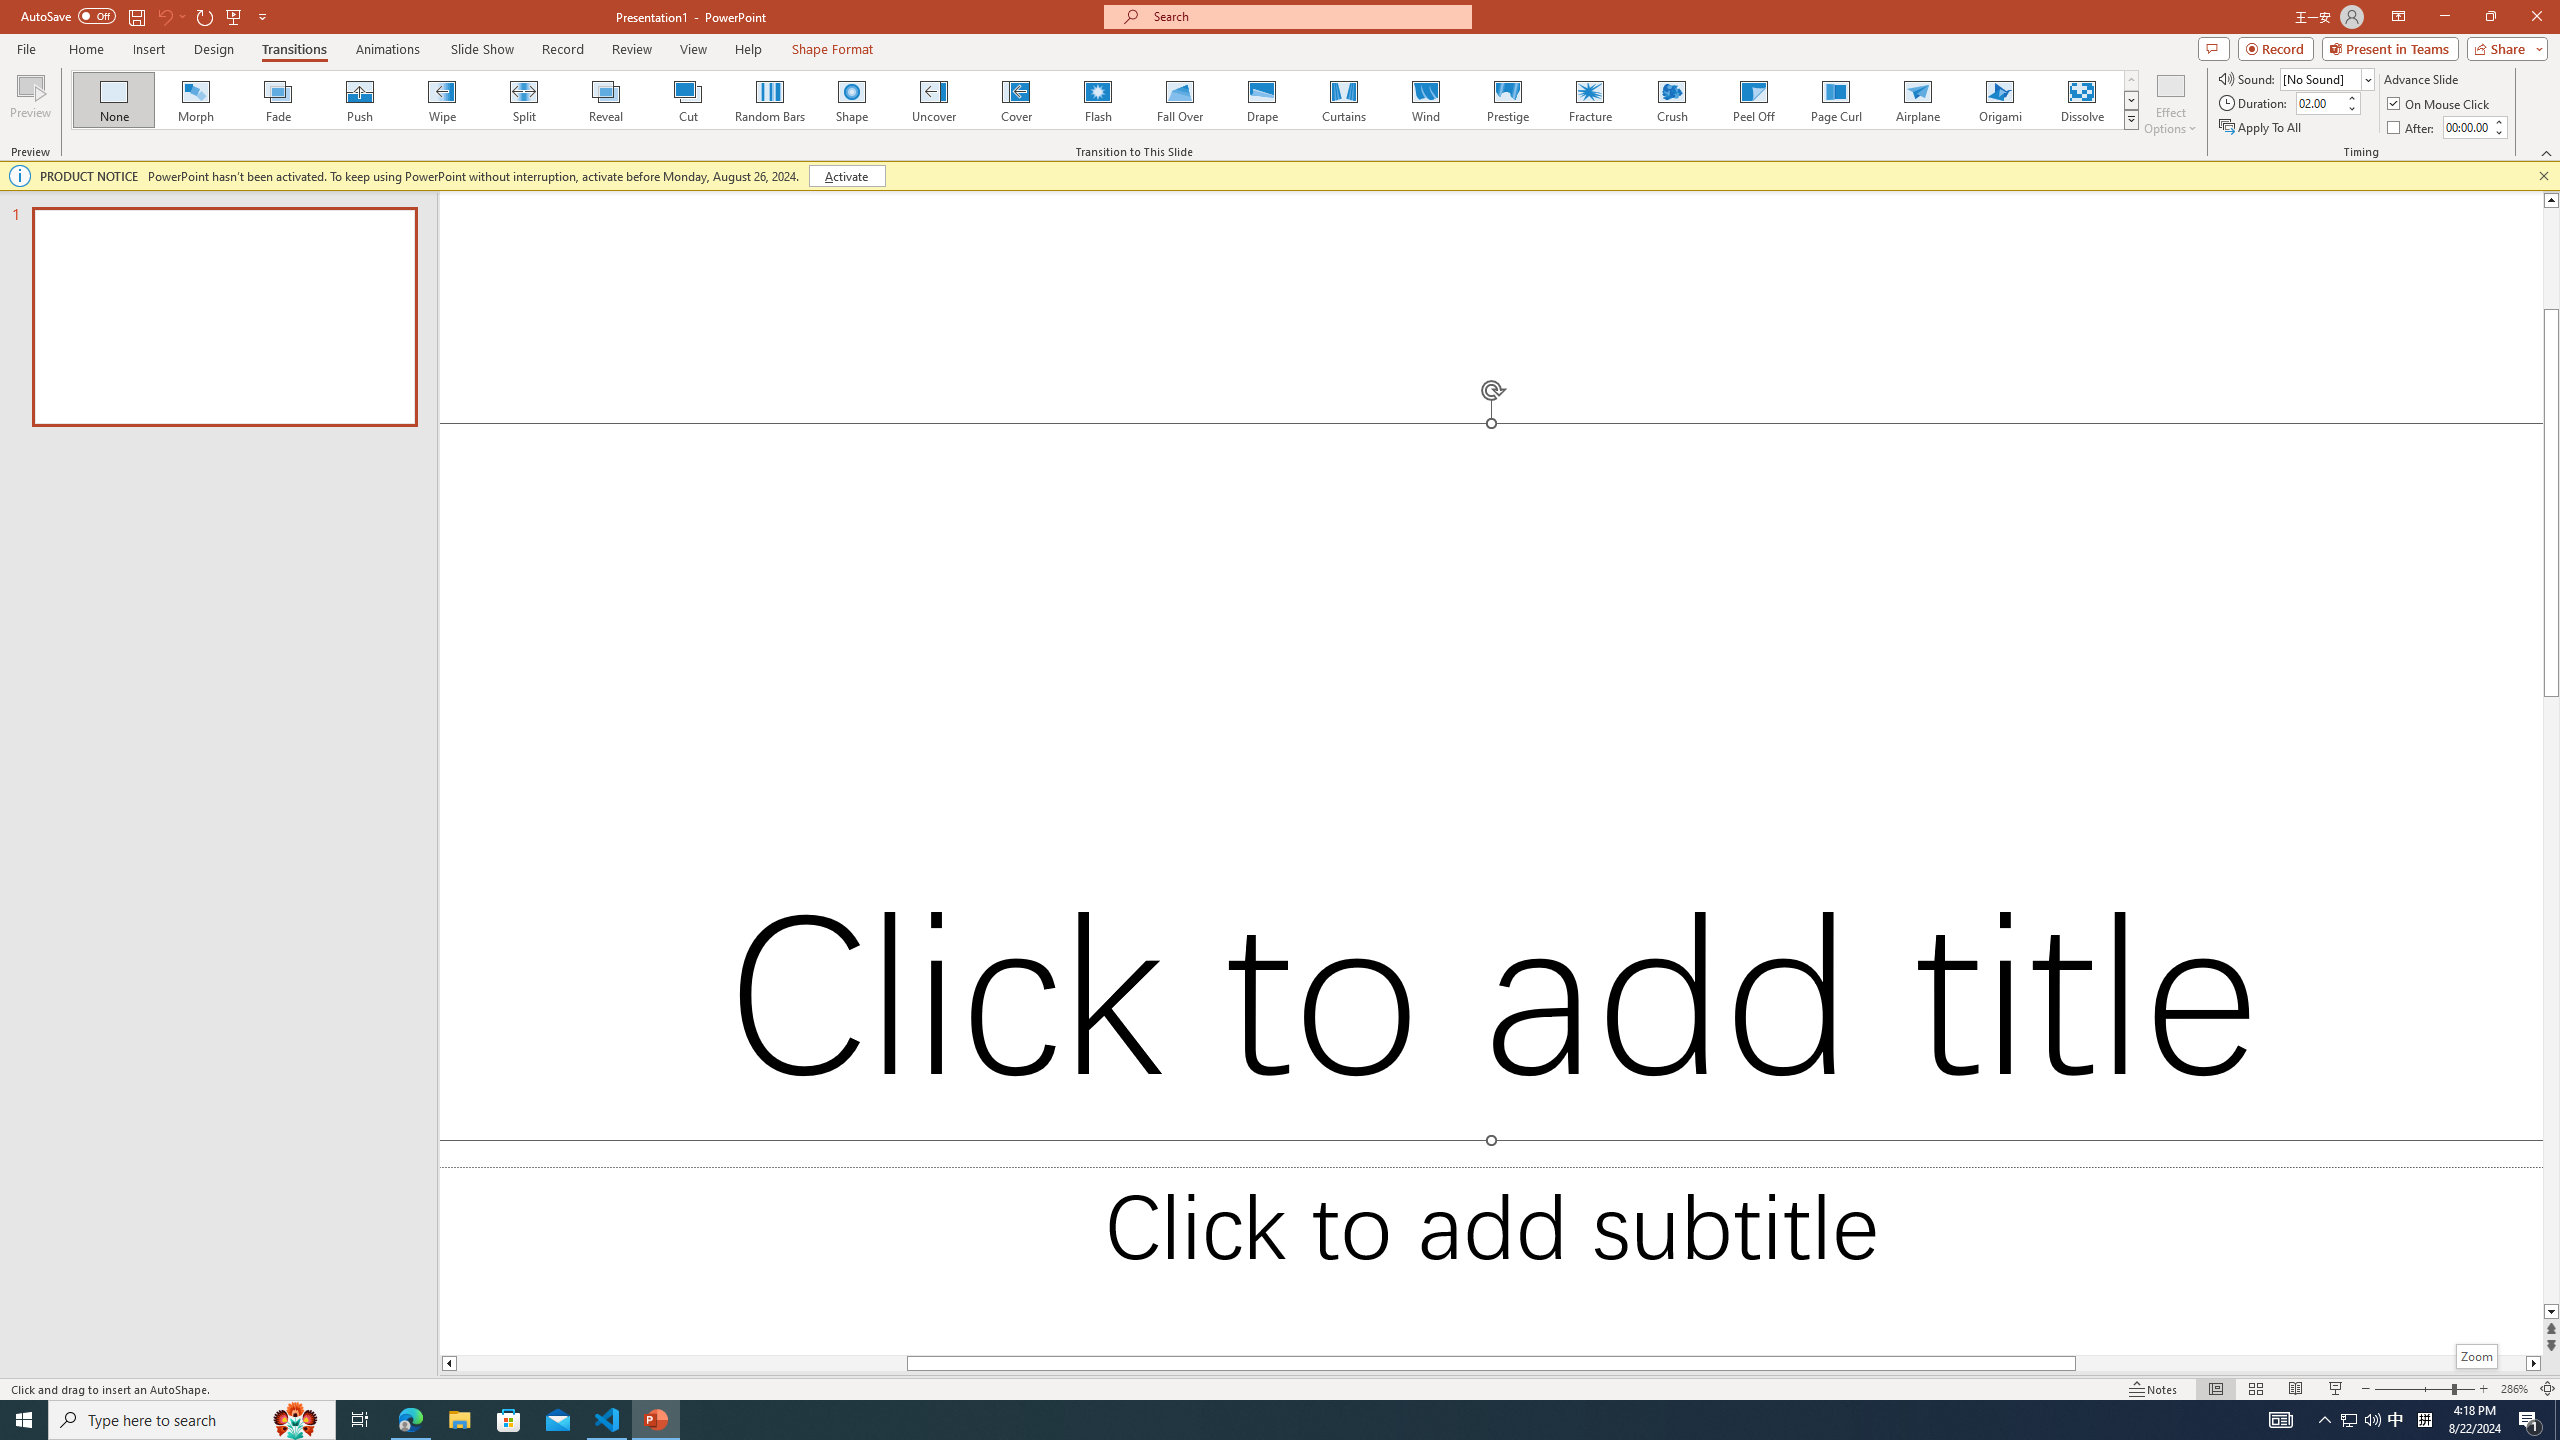 The image size is (2560, 1440). I want to click on 'Flash', so click(1097, 99).